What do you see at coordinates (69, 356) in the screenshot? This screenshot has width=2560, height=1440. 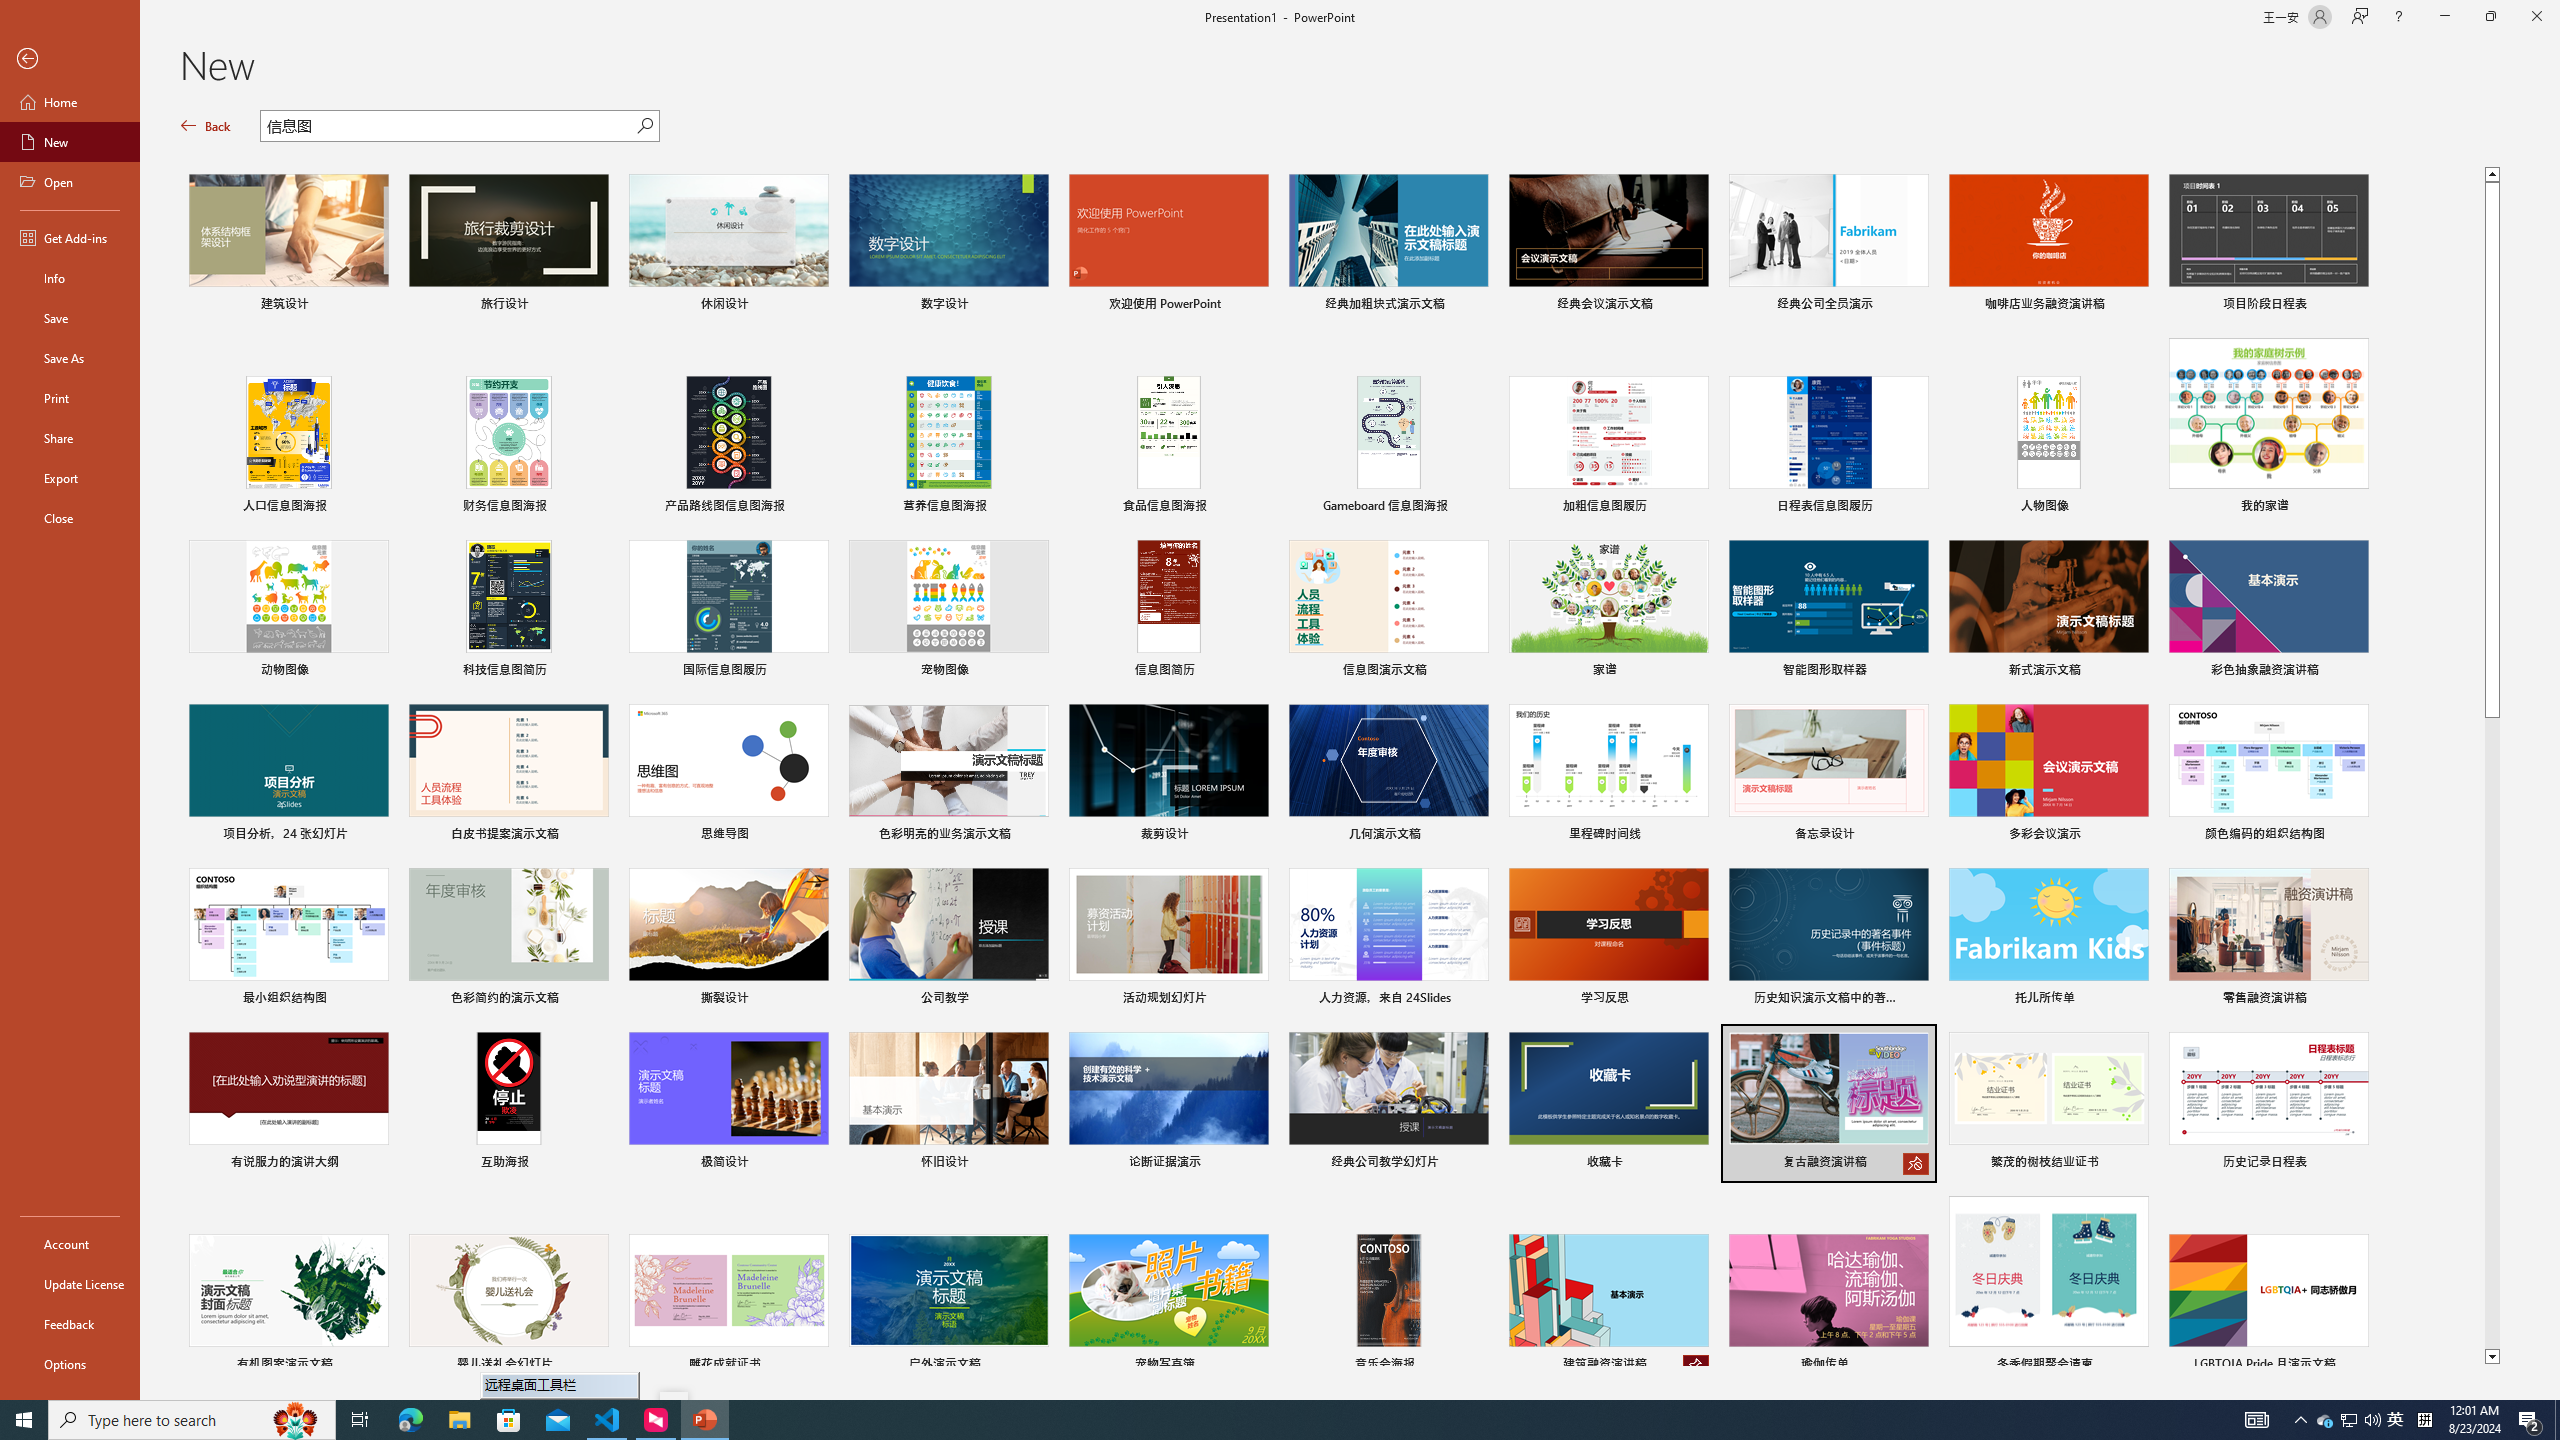 I see `'Save As'` at bounding box center [69, 356].